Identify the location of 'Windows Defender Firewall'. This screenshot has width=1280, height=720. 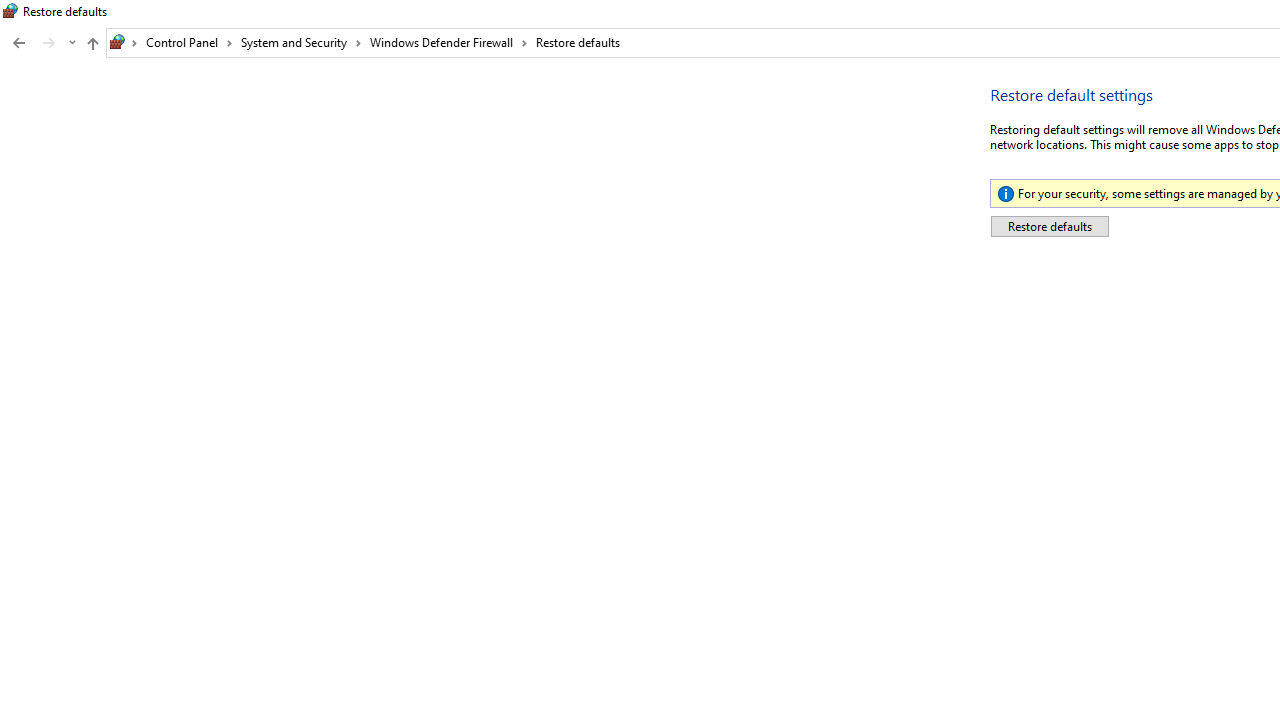
(448, 42).